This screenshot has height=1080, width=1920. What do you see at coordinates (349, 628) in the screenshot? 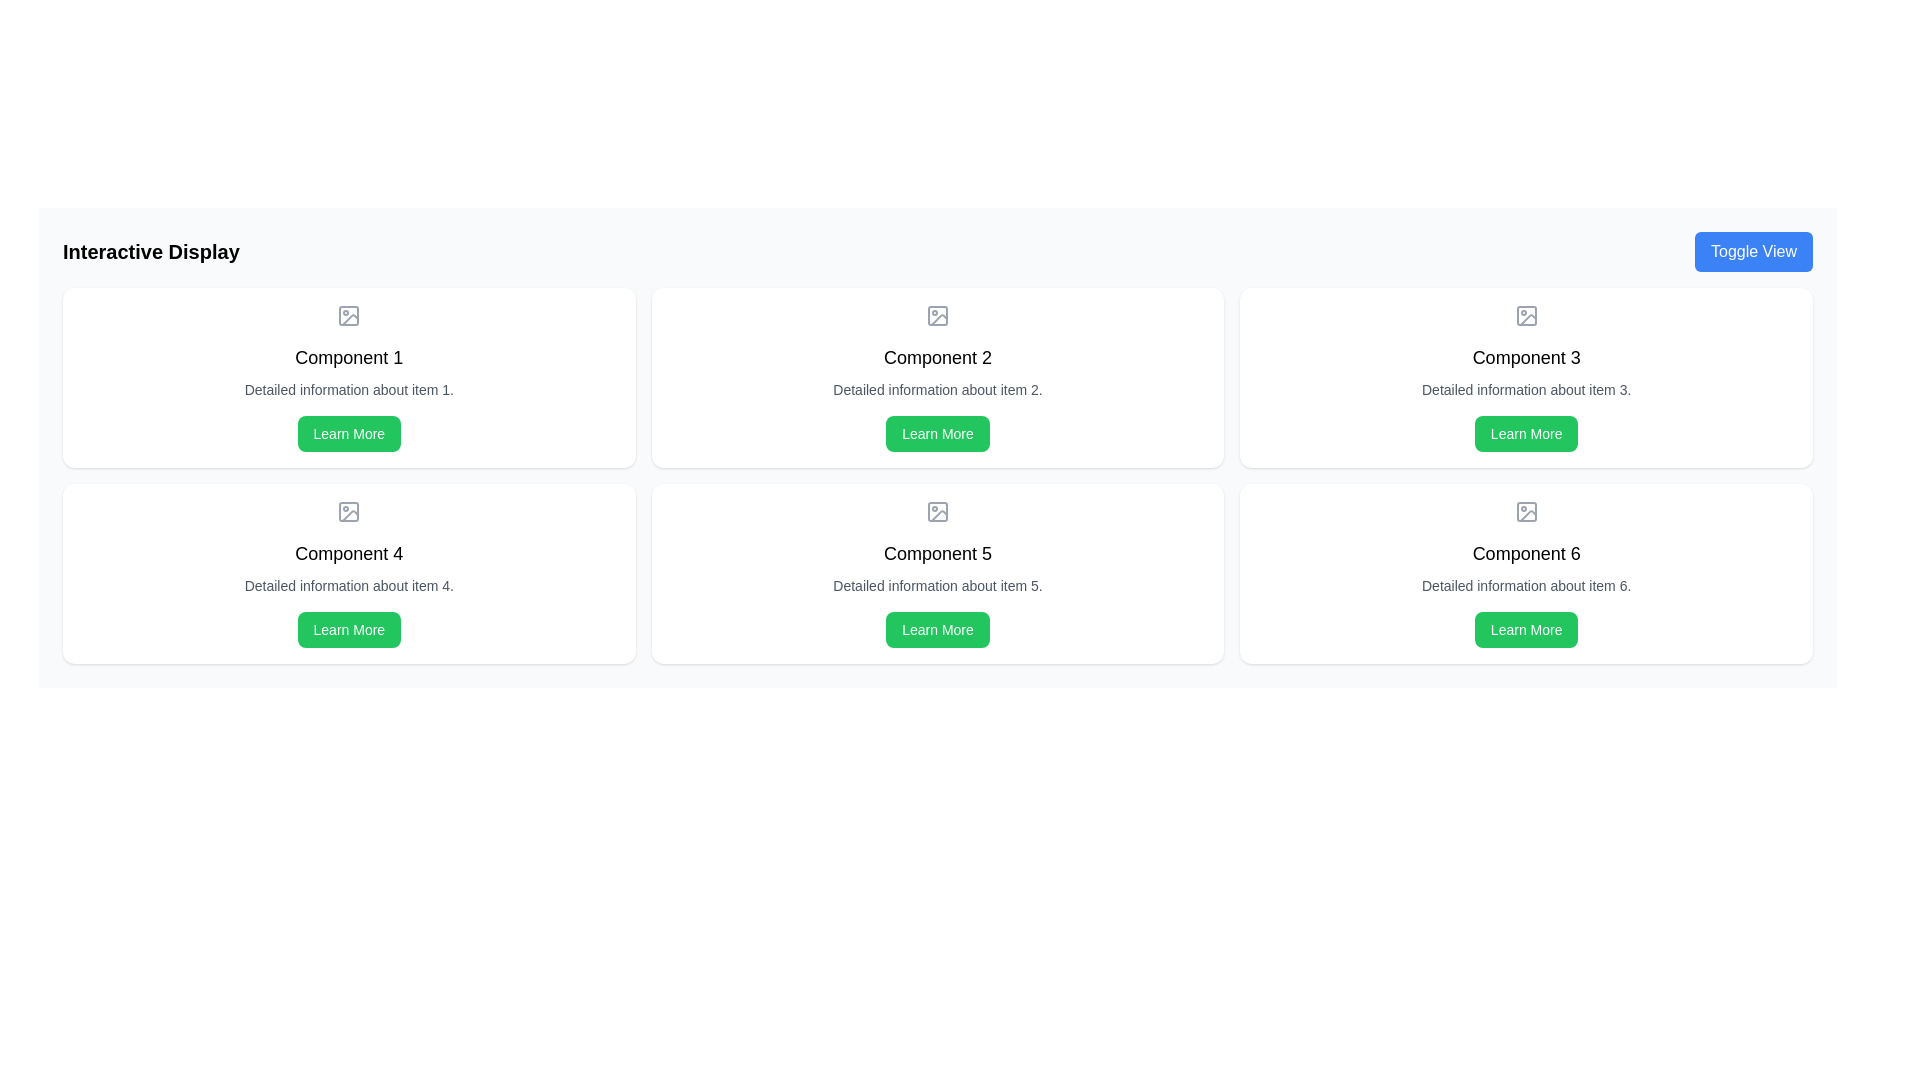
I see `the 'Learn More' button with a green background and white text, located beneath the 'Component 4' card in the grid layout` at bounding box center [349, 628].